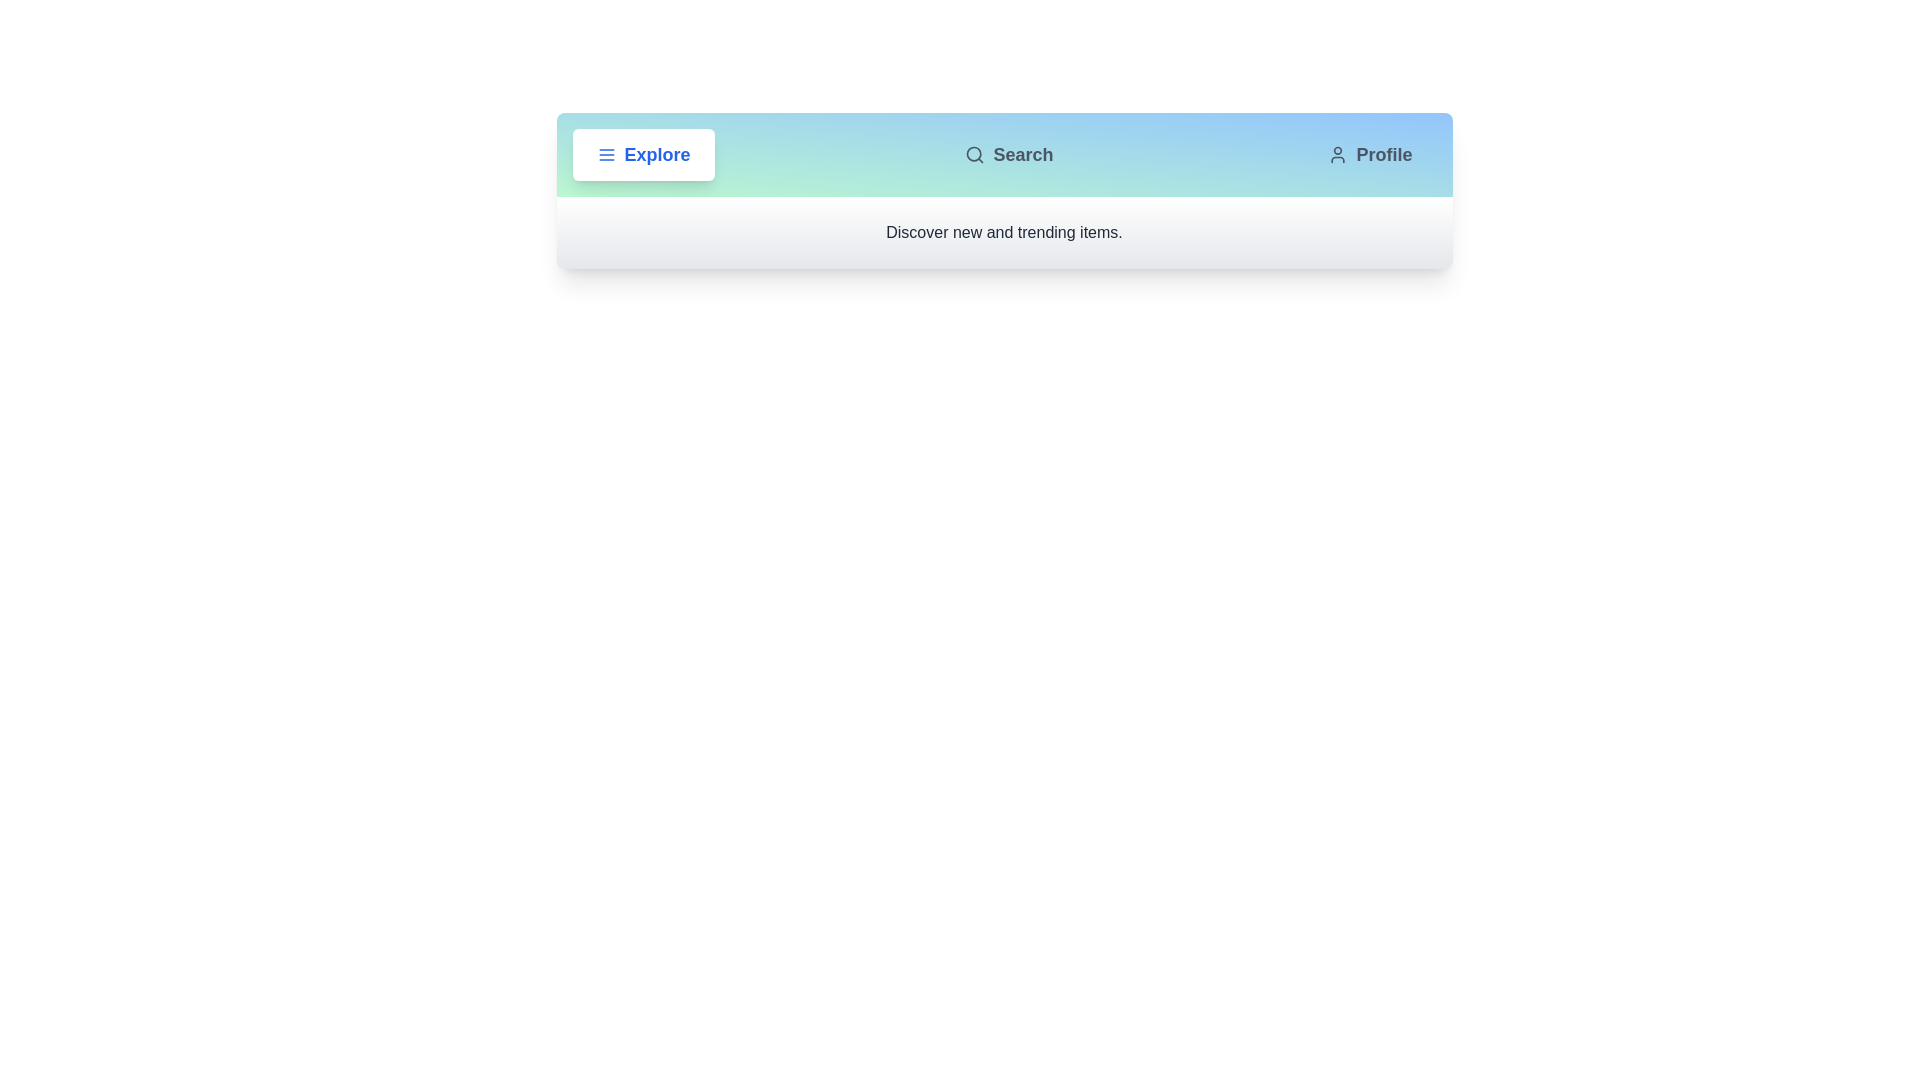 The height and width of the screenshot is (1080, 1920). What do you see at coordinates (975, 153) in the screenshot?
I see `the icon of the Search tab` at bounding box center [975, 153].